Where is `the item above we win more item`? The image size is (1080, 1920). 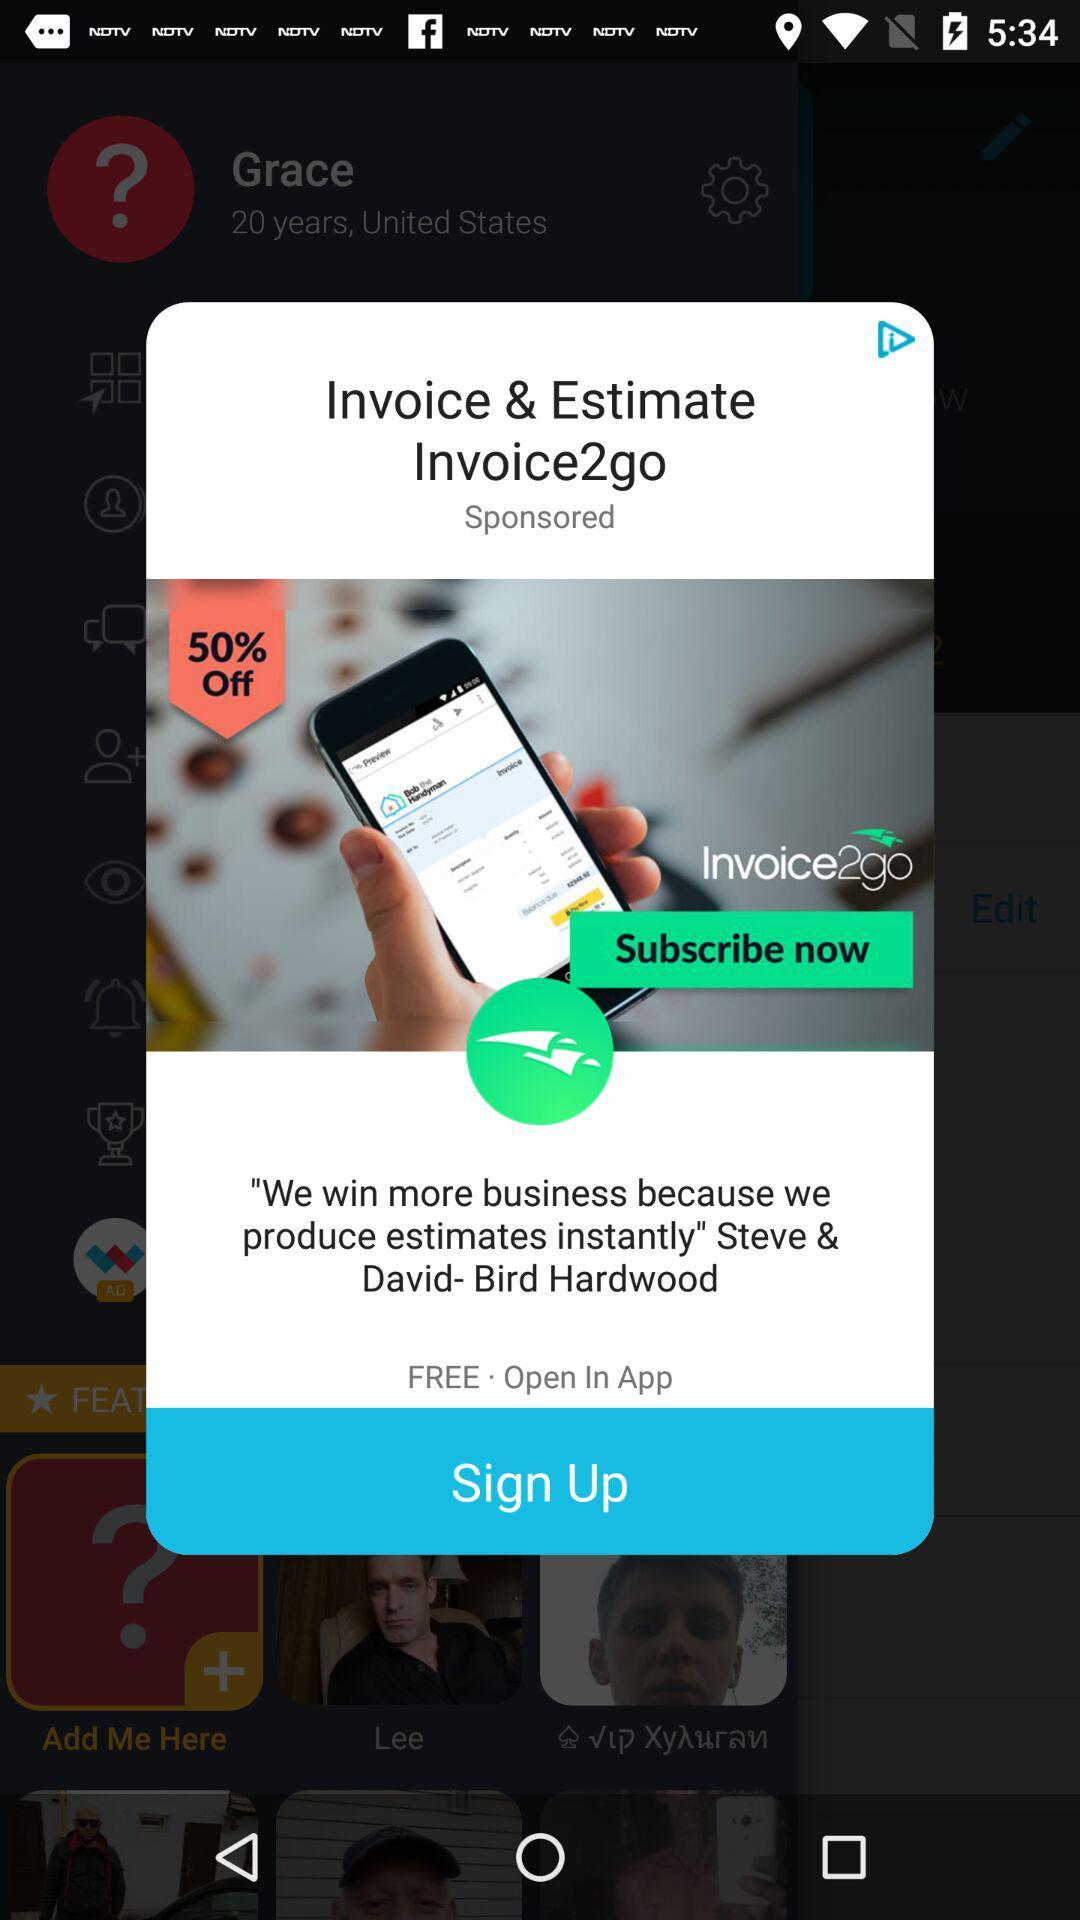 the item above we win more item is located at coordinates (540, 1050).